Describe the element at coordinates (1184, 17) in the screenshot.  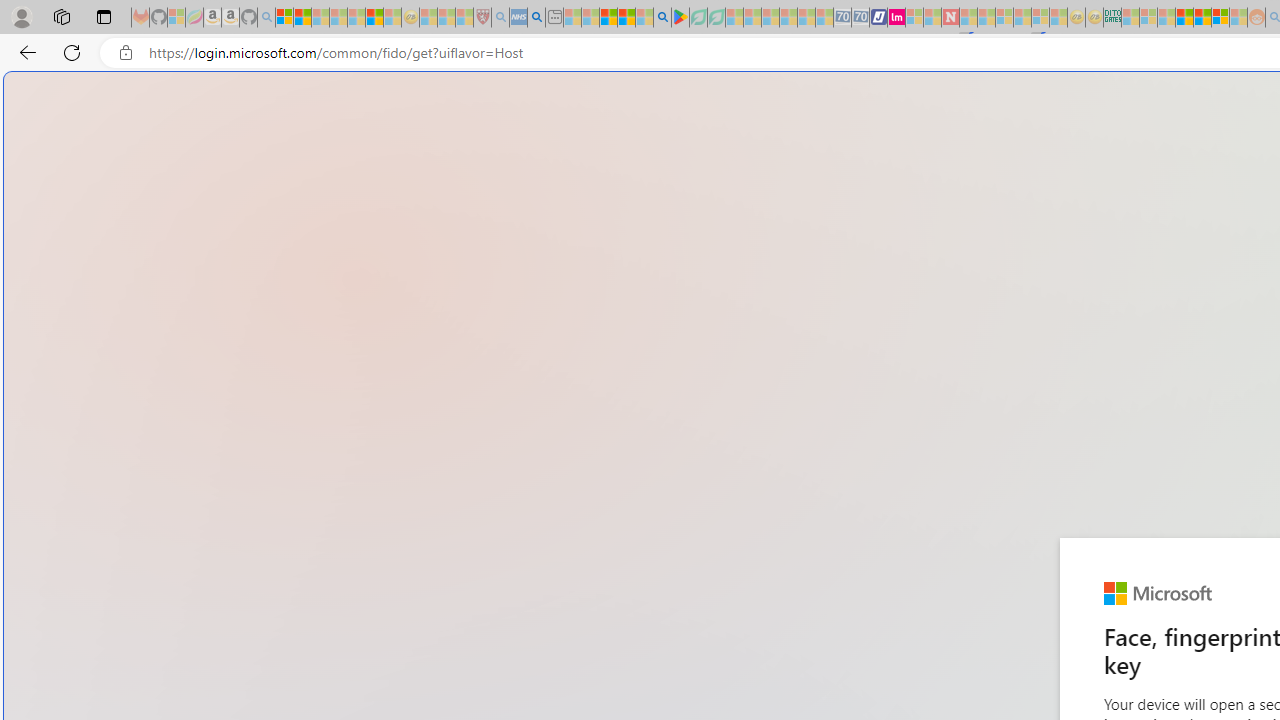
I see `'Expert Portfolios'` at that location.